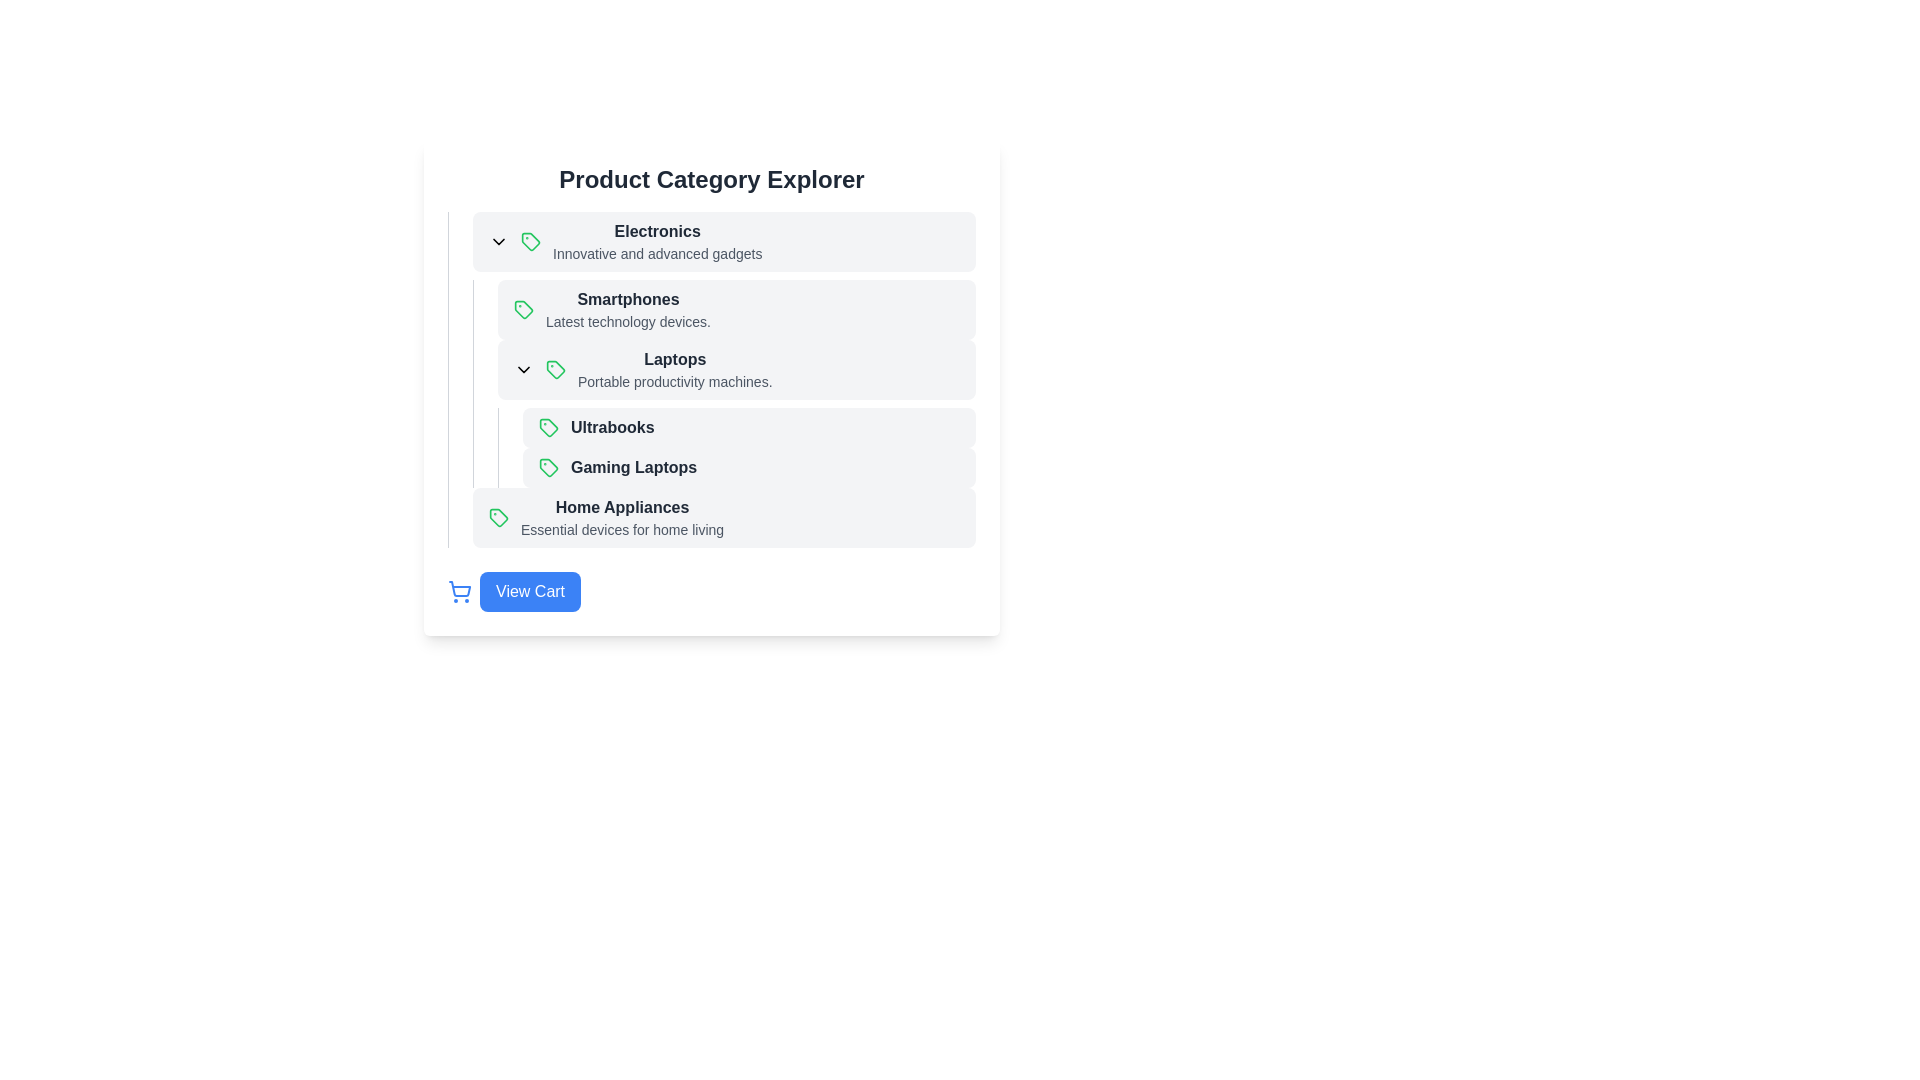 The height and width of the screenshot is (1080, 1920). I want to click on the 'Laptops' category option in the Electronics menu, so click(736, 370).